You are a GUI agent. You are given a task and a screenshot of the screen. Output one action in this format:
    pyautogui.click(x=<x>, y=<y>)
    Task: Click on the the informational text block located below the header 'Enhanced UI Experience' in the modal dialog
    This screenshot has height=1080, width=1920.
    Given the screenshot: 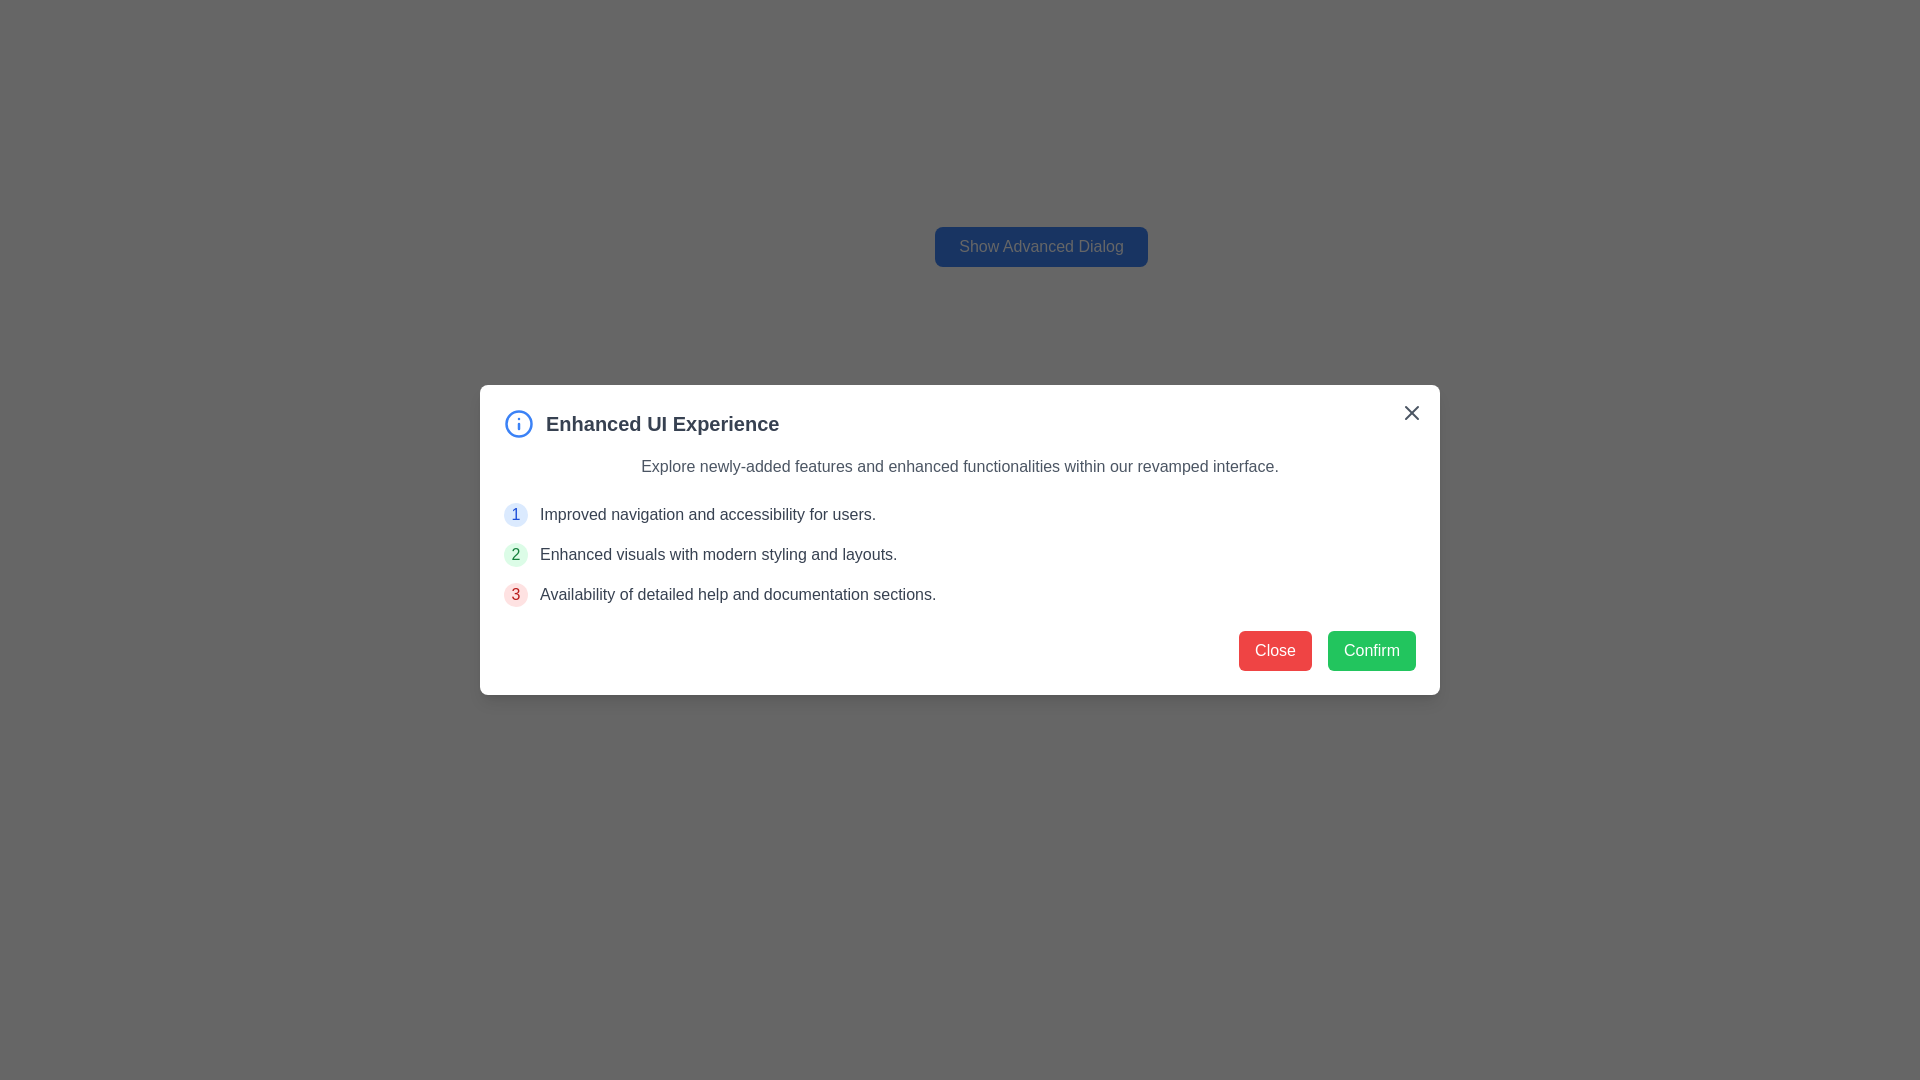 What is the action you would take?
    pyautogui.click(x=960, y=466)
    